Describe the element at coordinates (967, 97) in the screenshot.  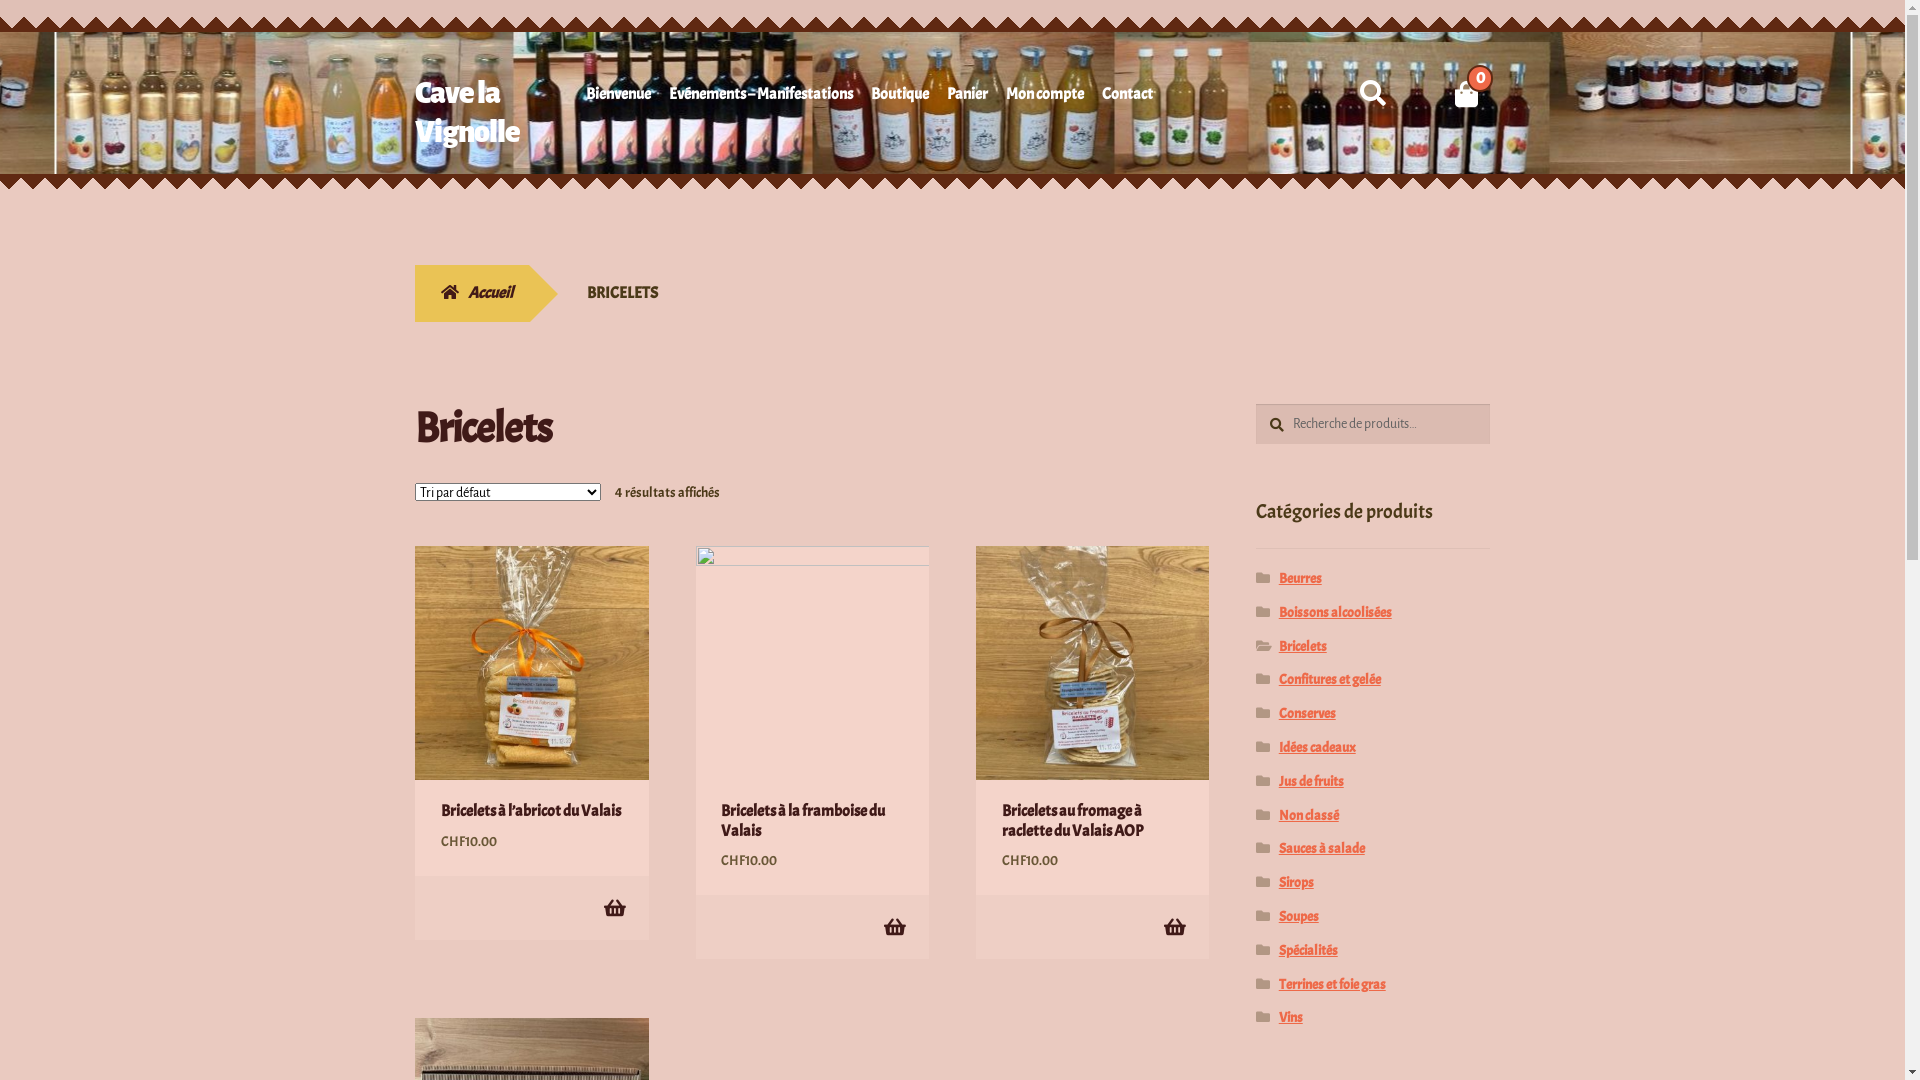
I see `'Panier'` at that location.